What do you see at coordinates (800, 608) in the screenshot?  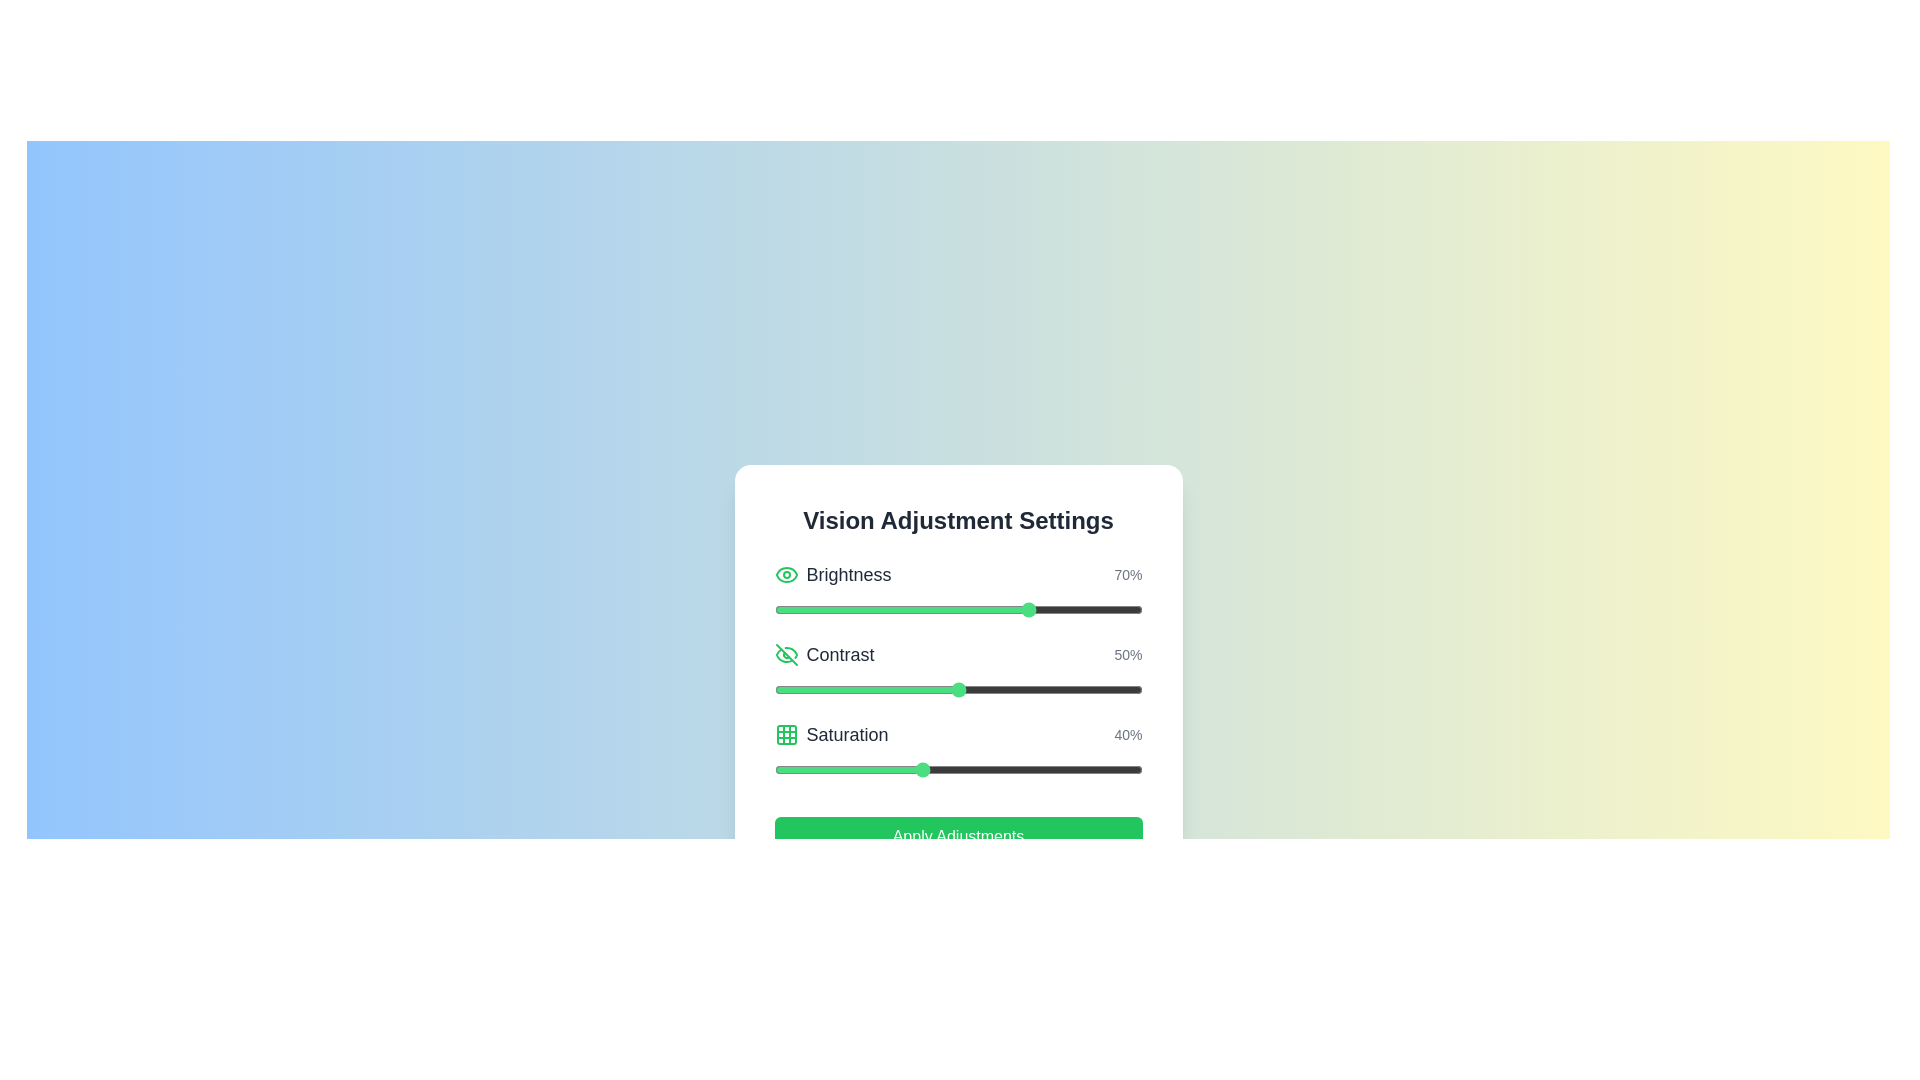 I see `the brightness slider to set the brightness to 7%` at bounding box center [800, 608].